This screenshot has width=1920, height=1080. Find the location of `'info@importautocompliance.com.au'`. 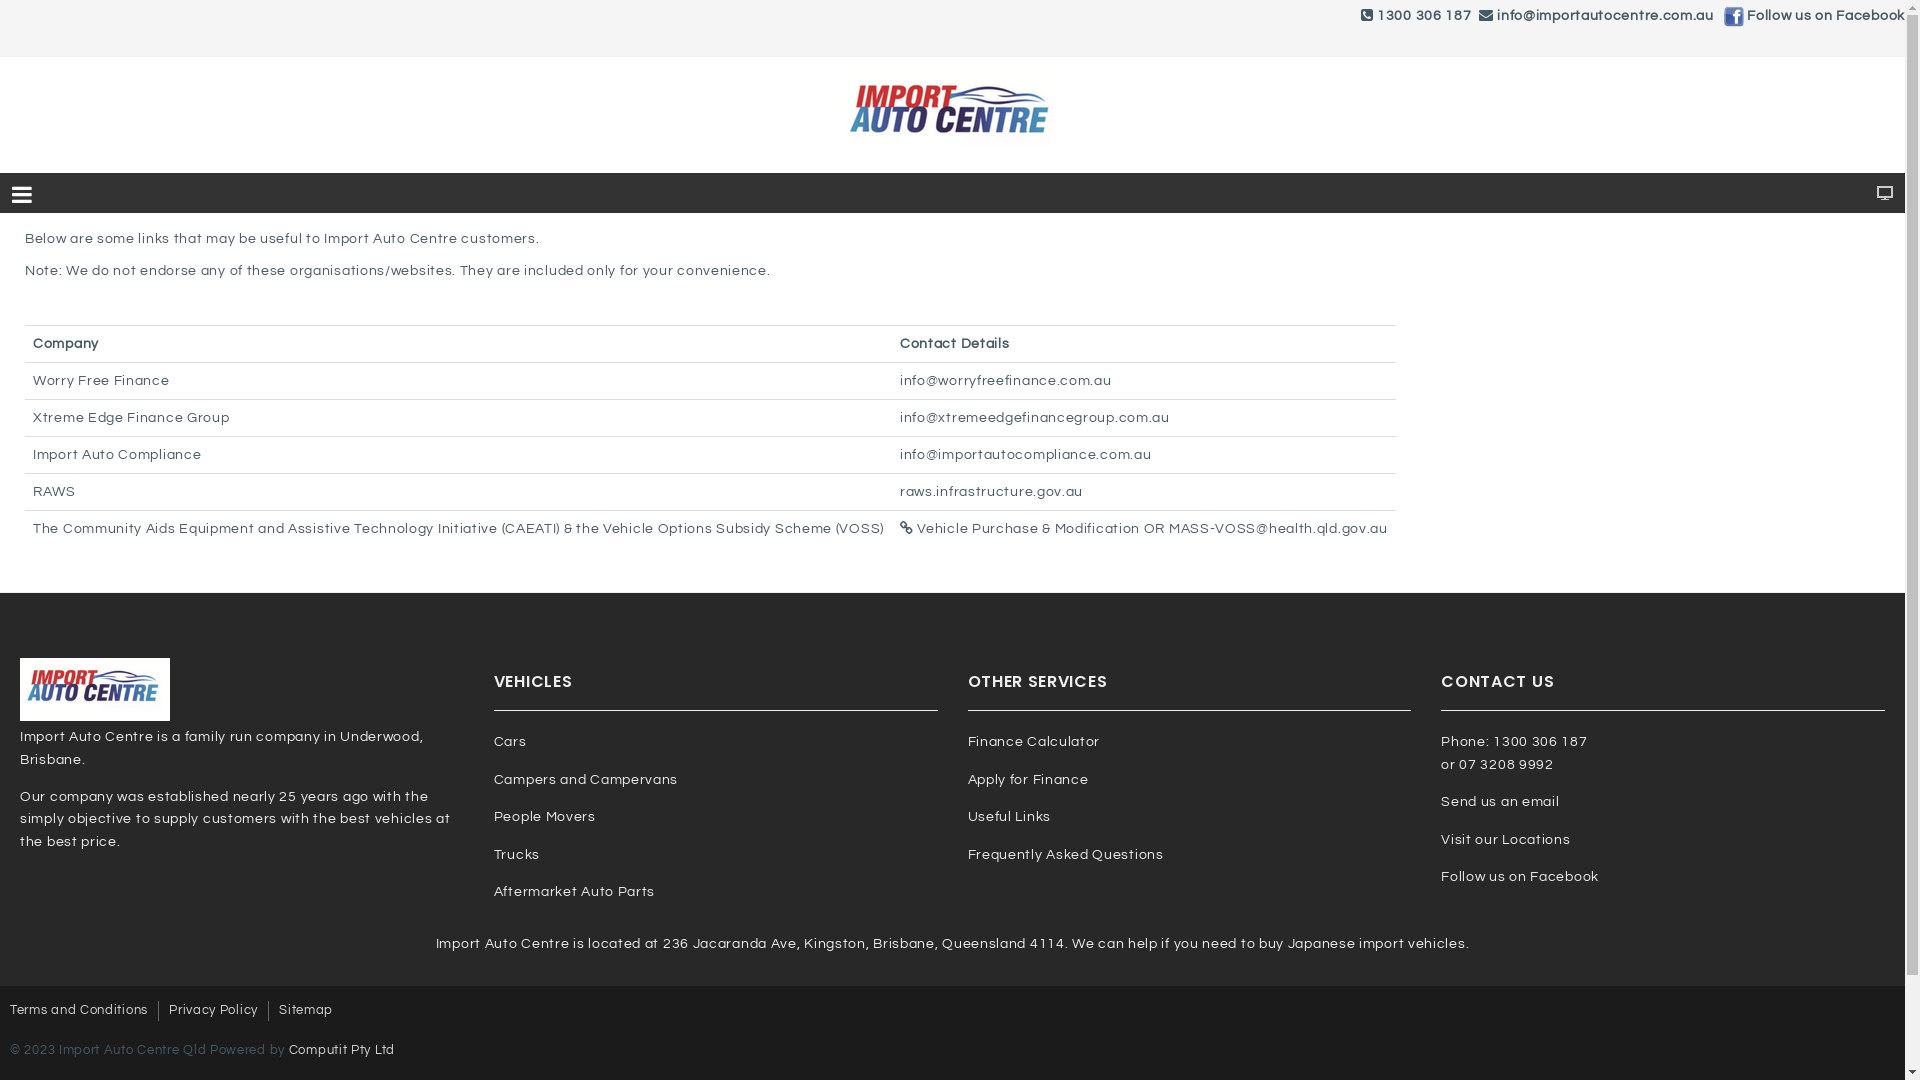

'info@importautocompliance.com.au' is located at coordinates (1025, 455).